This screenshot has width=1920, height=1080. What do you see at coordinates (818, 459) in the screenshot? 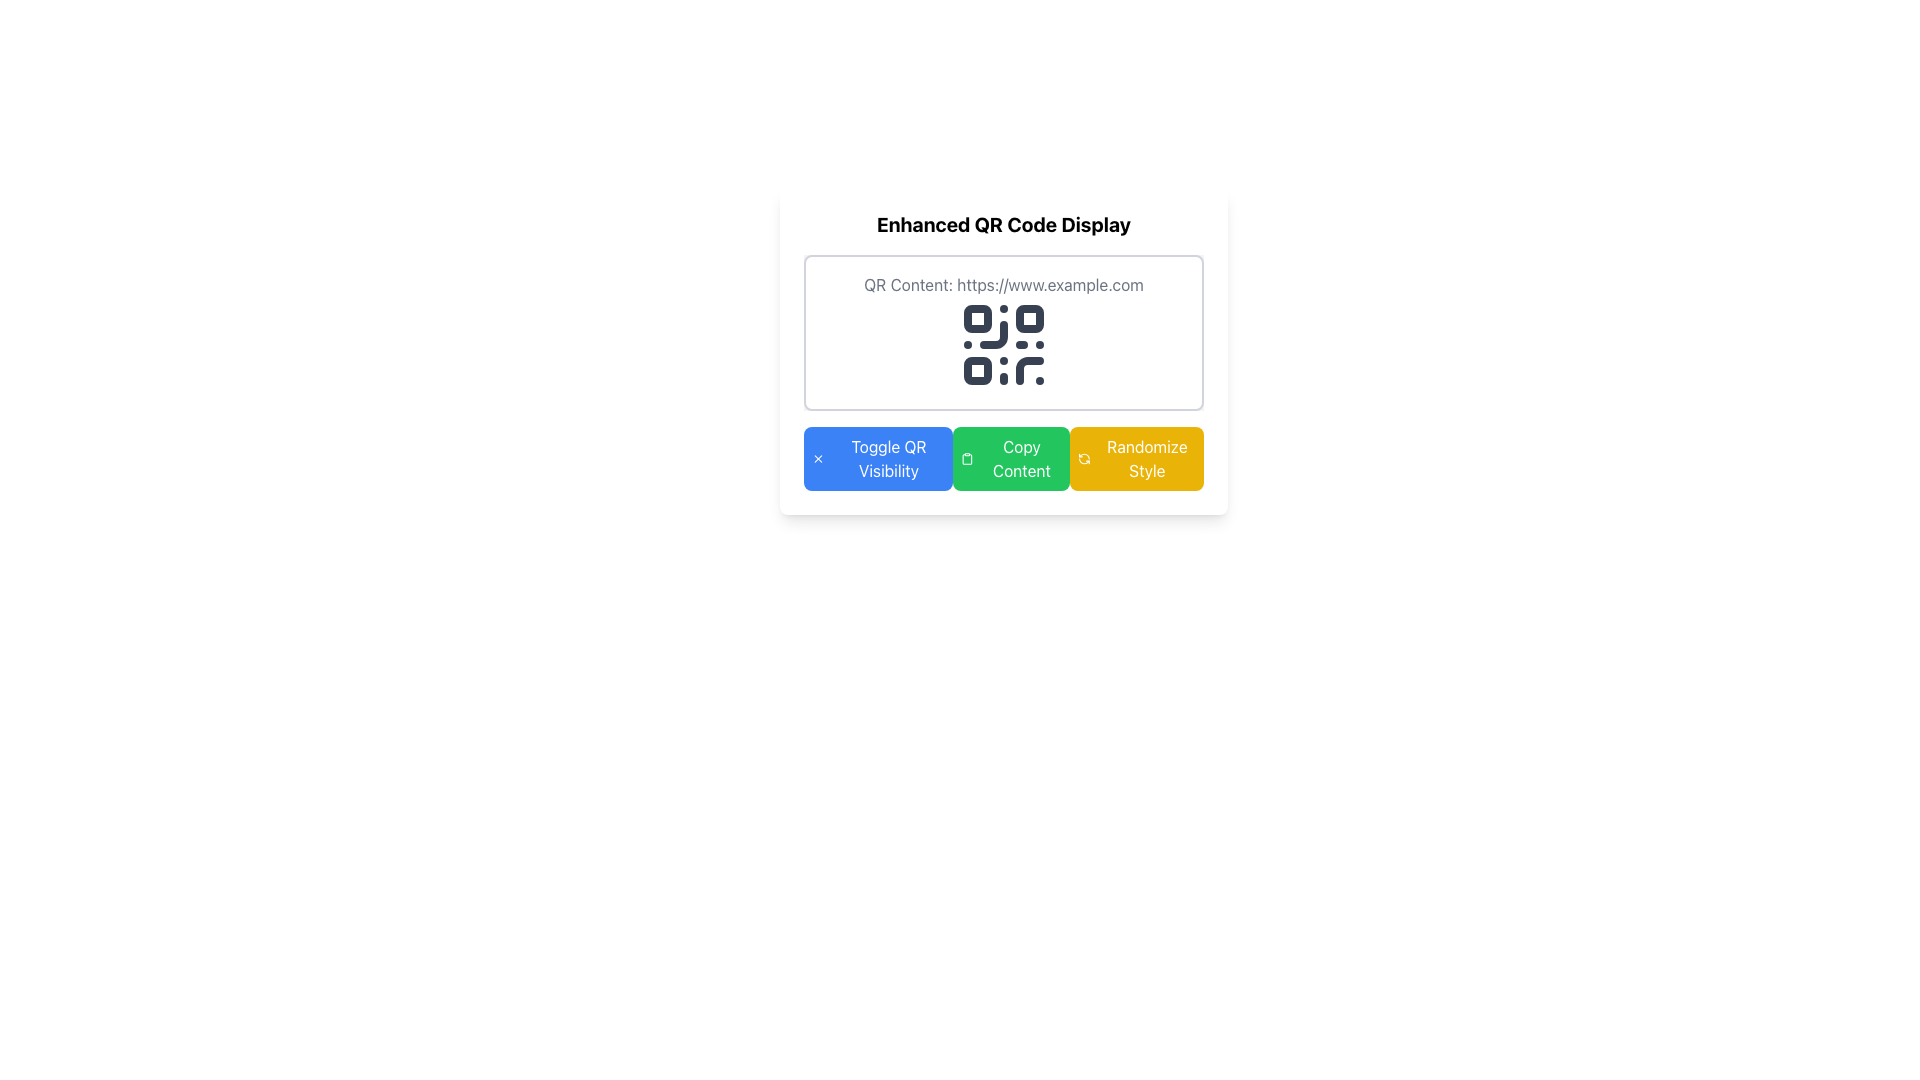
I see `the small blue icon with a white 'X' symbol located on the left side of the 'Toggle QR Visibility' button` at bounding box center [818, 459].